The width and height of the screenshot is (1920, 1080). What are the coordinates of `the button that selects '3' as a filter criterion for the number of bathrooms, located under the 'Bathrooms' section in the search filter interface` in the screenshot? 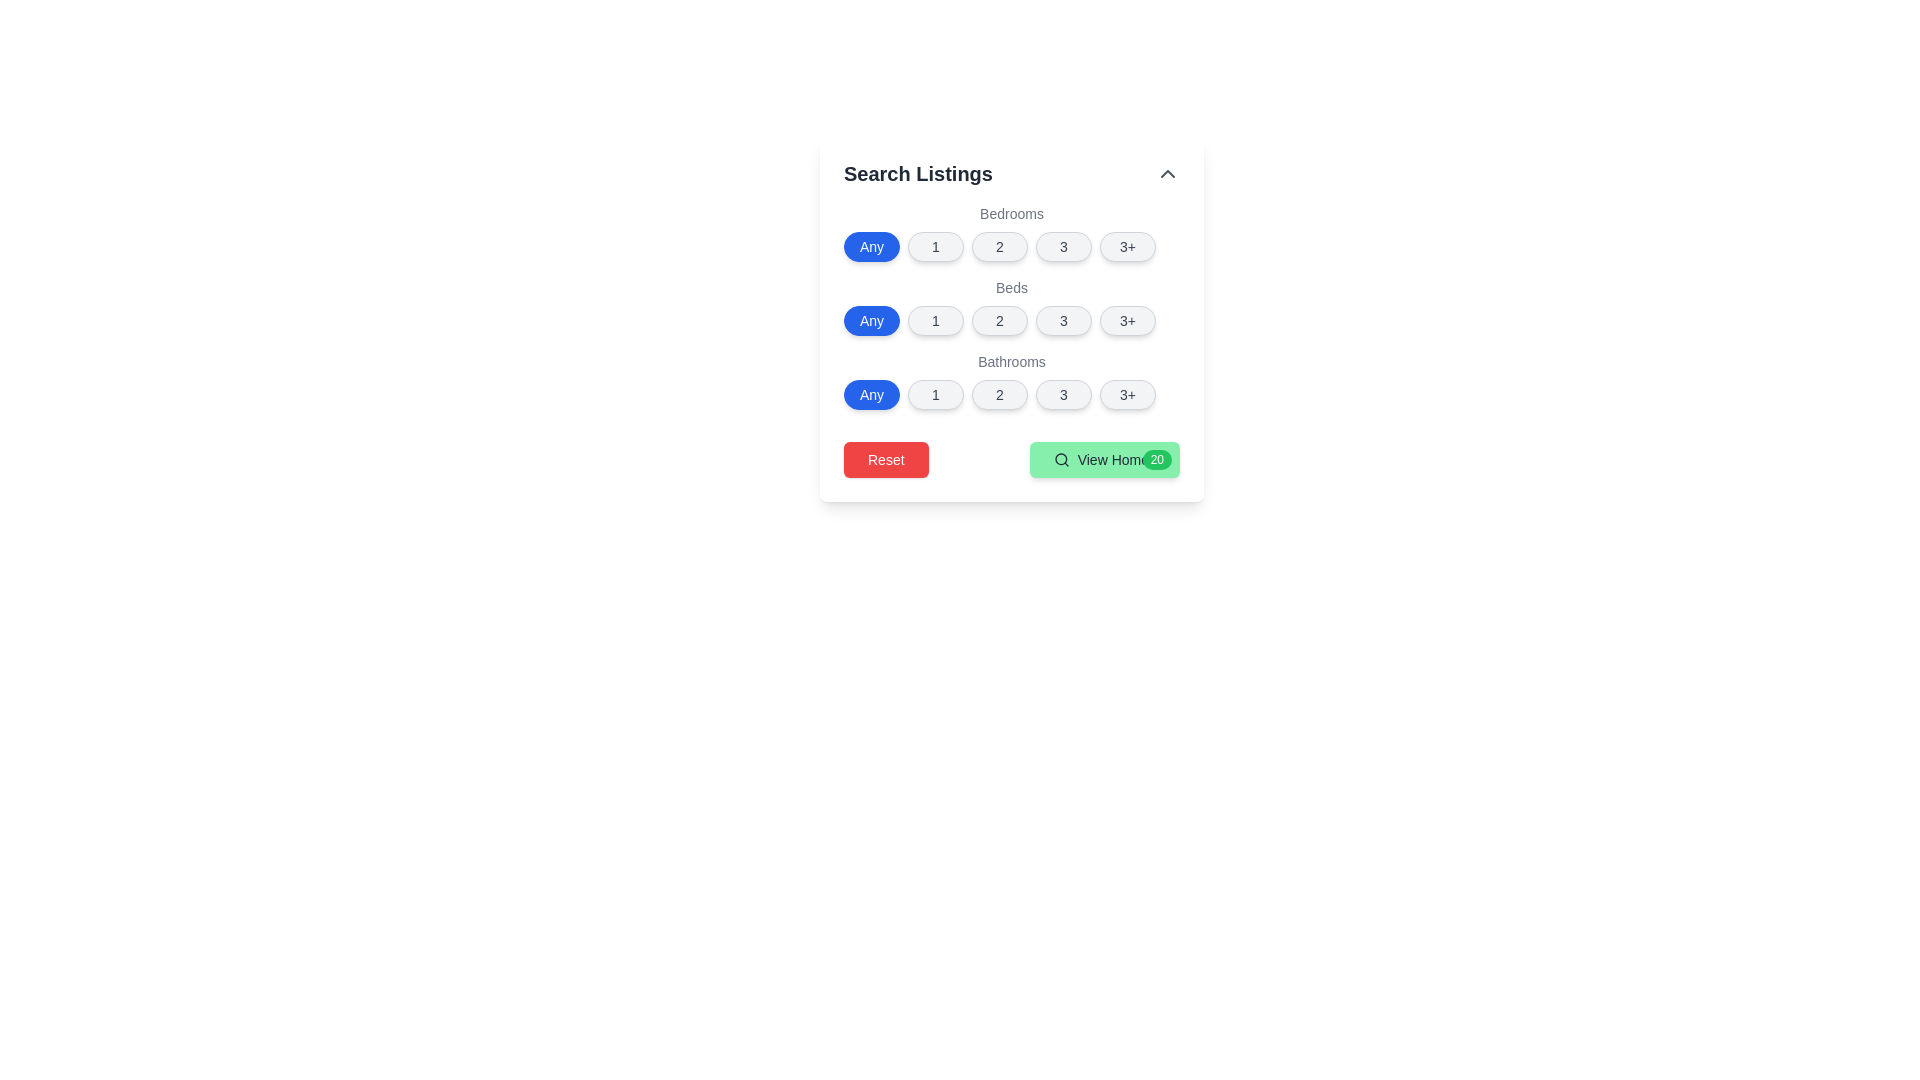 It's located at (1063, 394).